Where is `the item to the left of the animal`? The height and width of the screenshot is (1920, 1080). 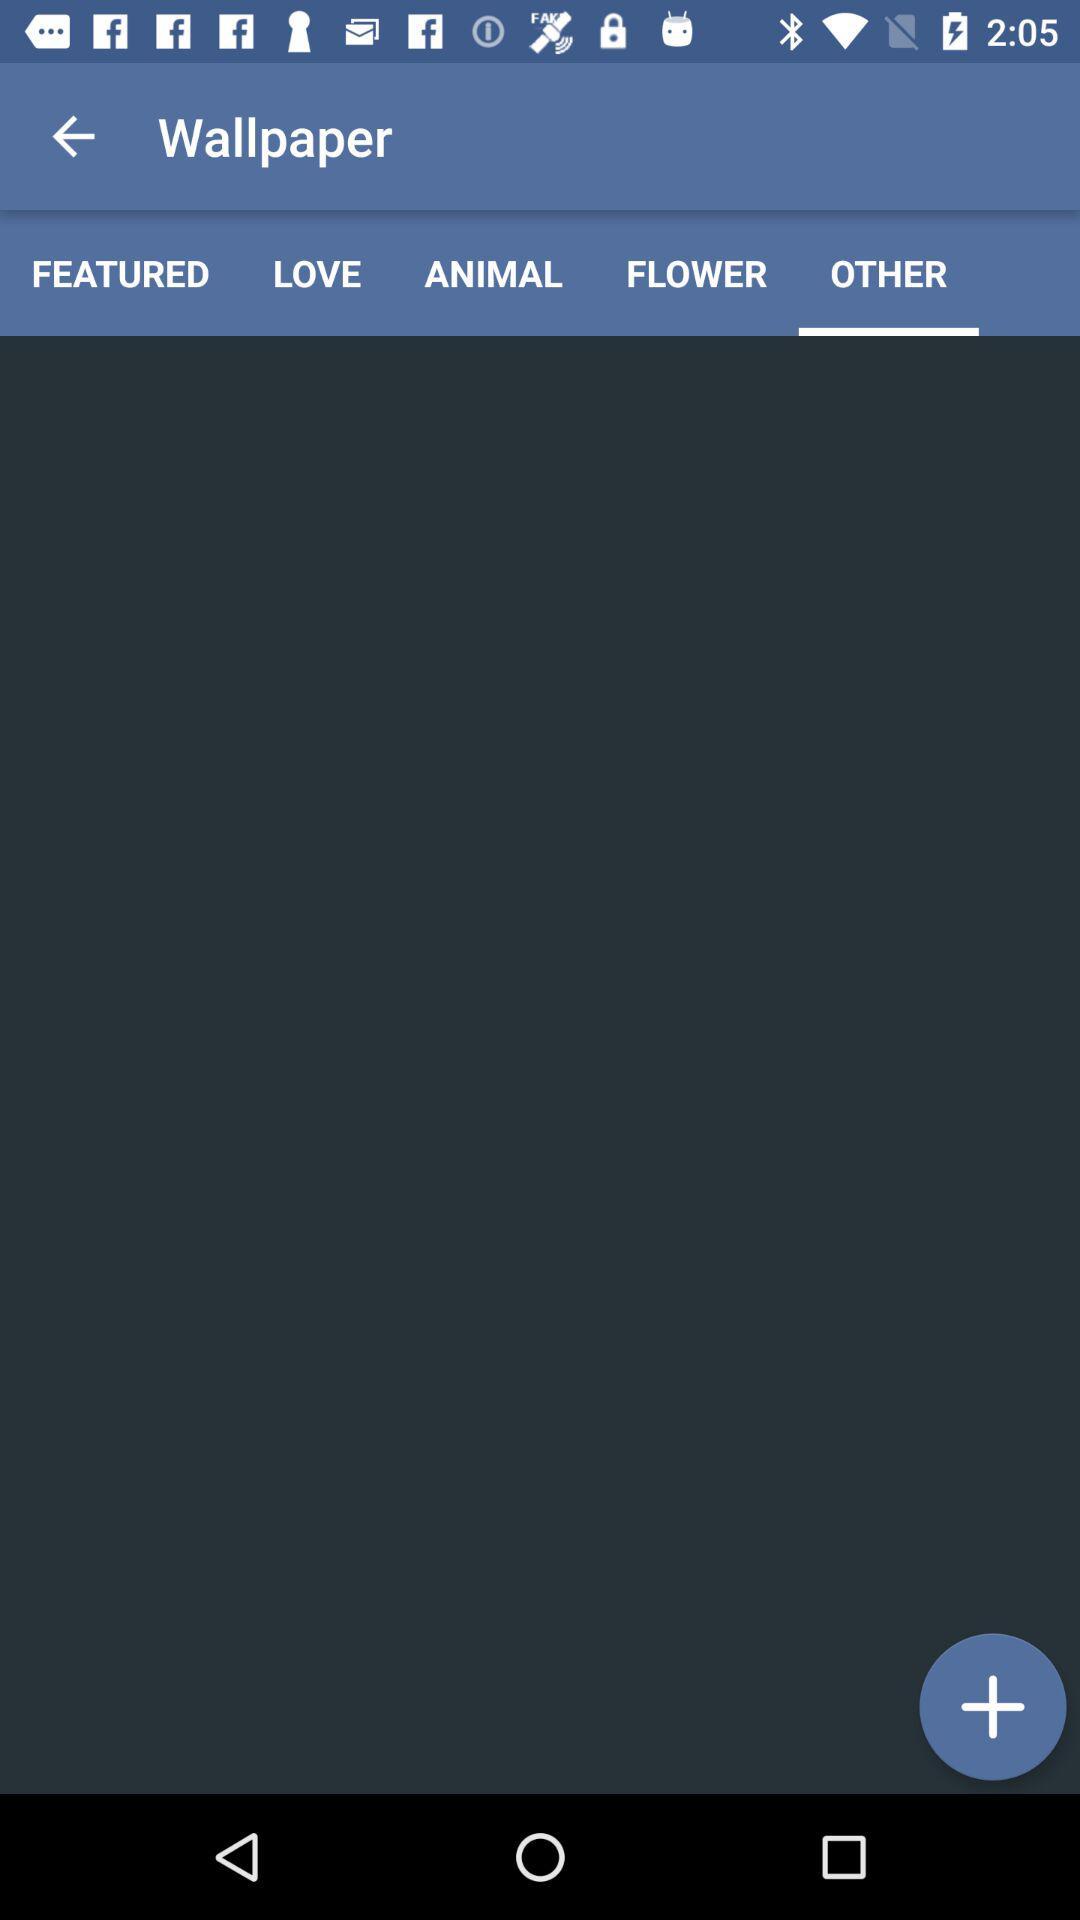 the item to the left of the animal is located at coordinates (316, 272).